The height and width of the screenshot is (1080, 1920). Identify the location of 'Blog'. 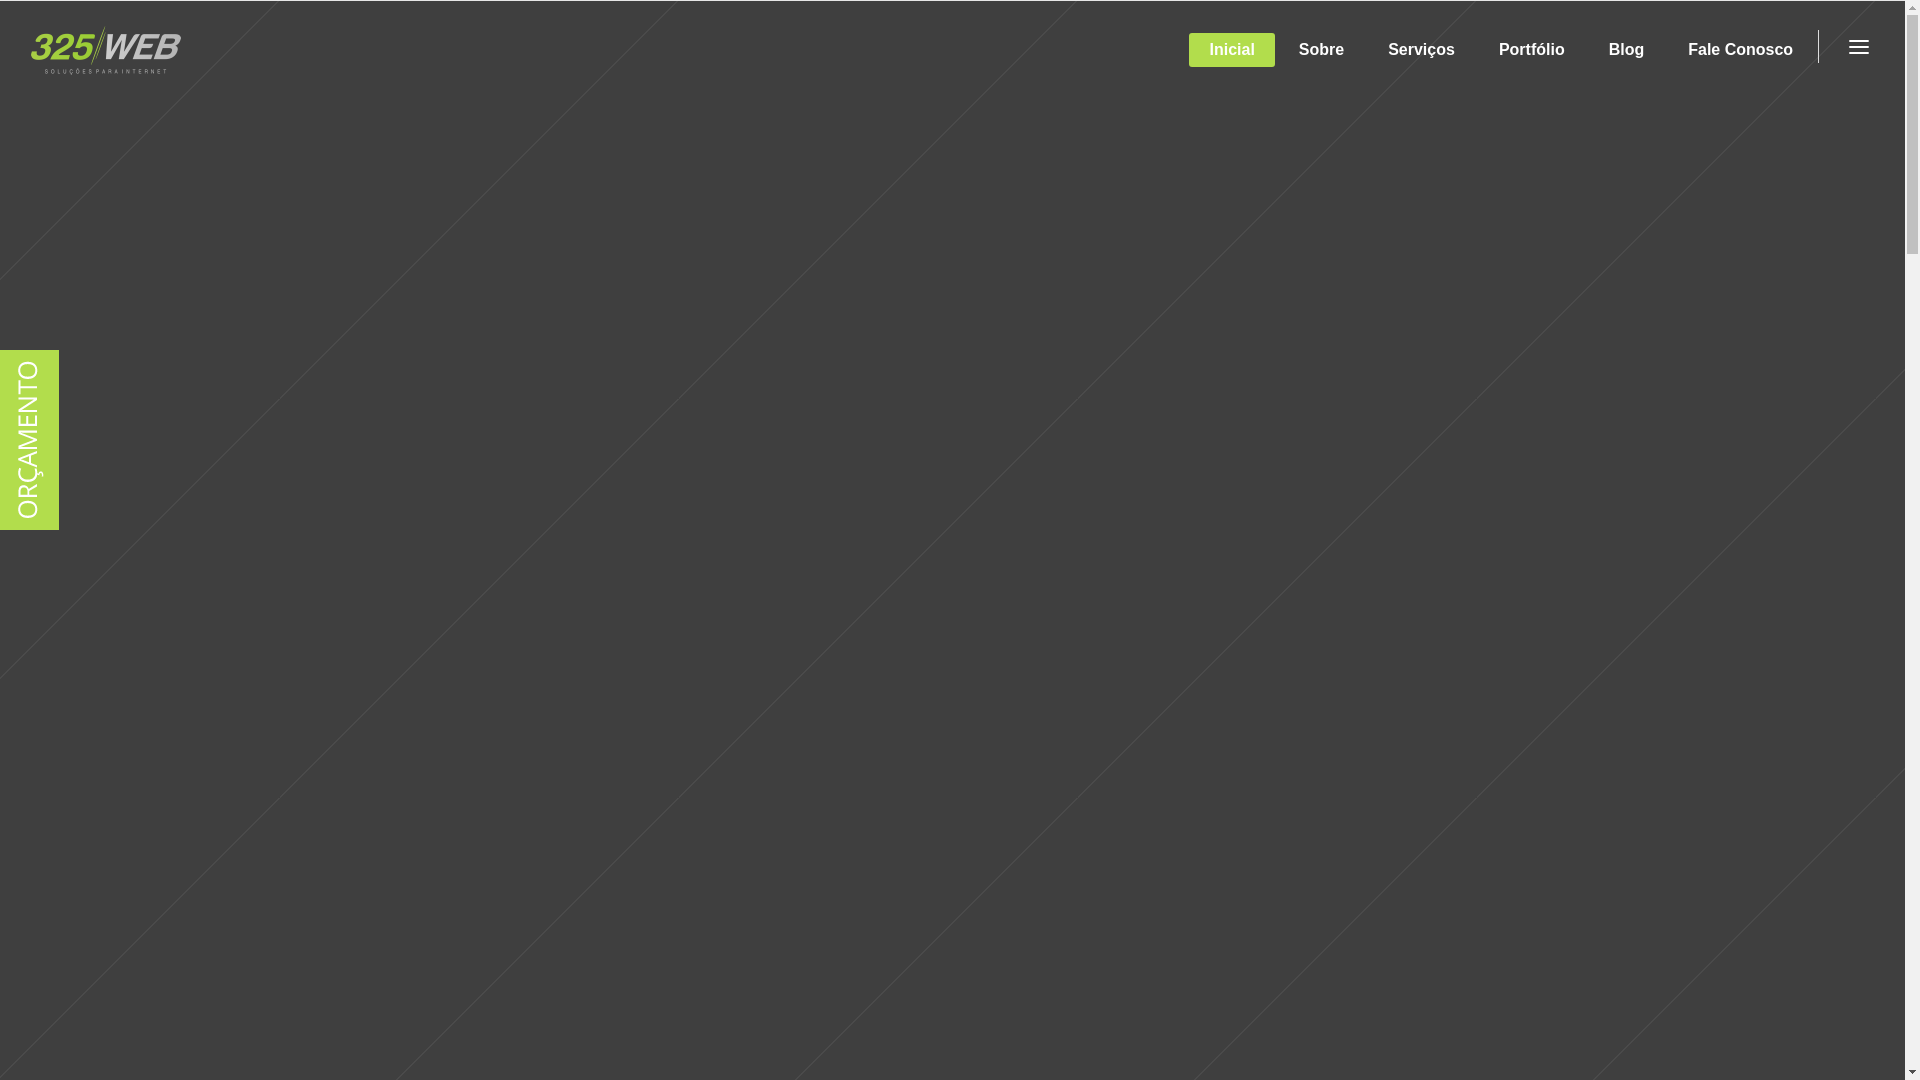
(1587, 49).